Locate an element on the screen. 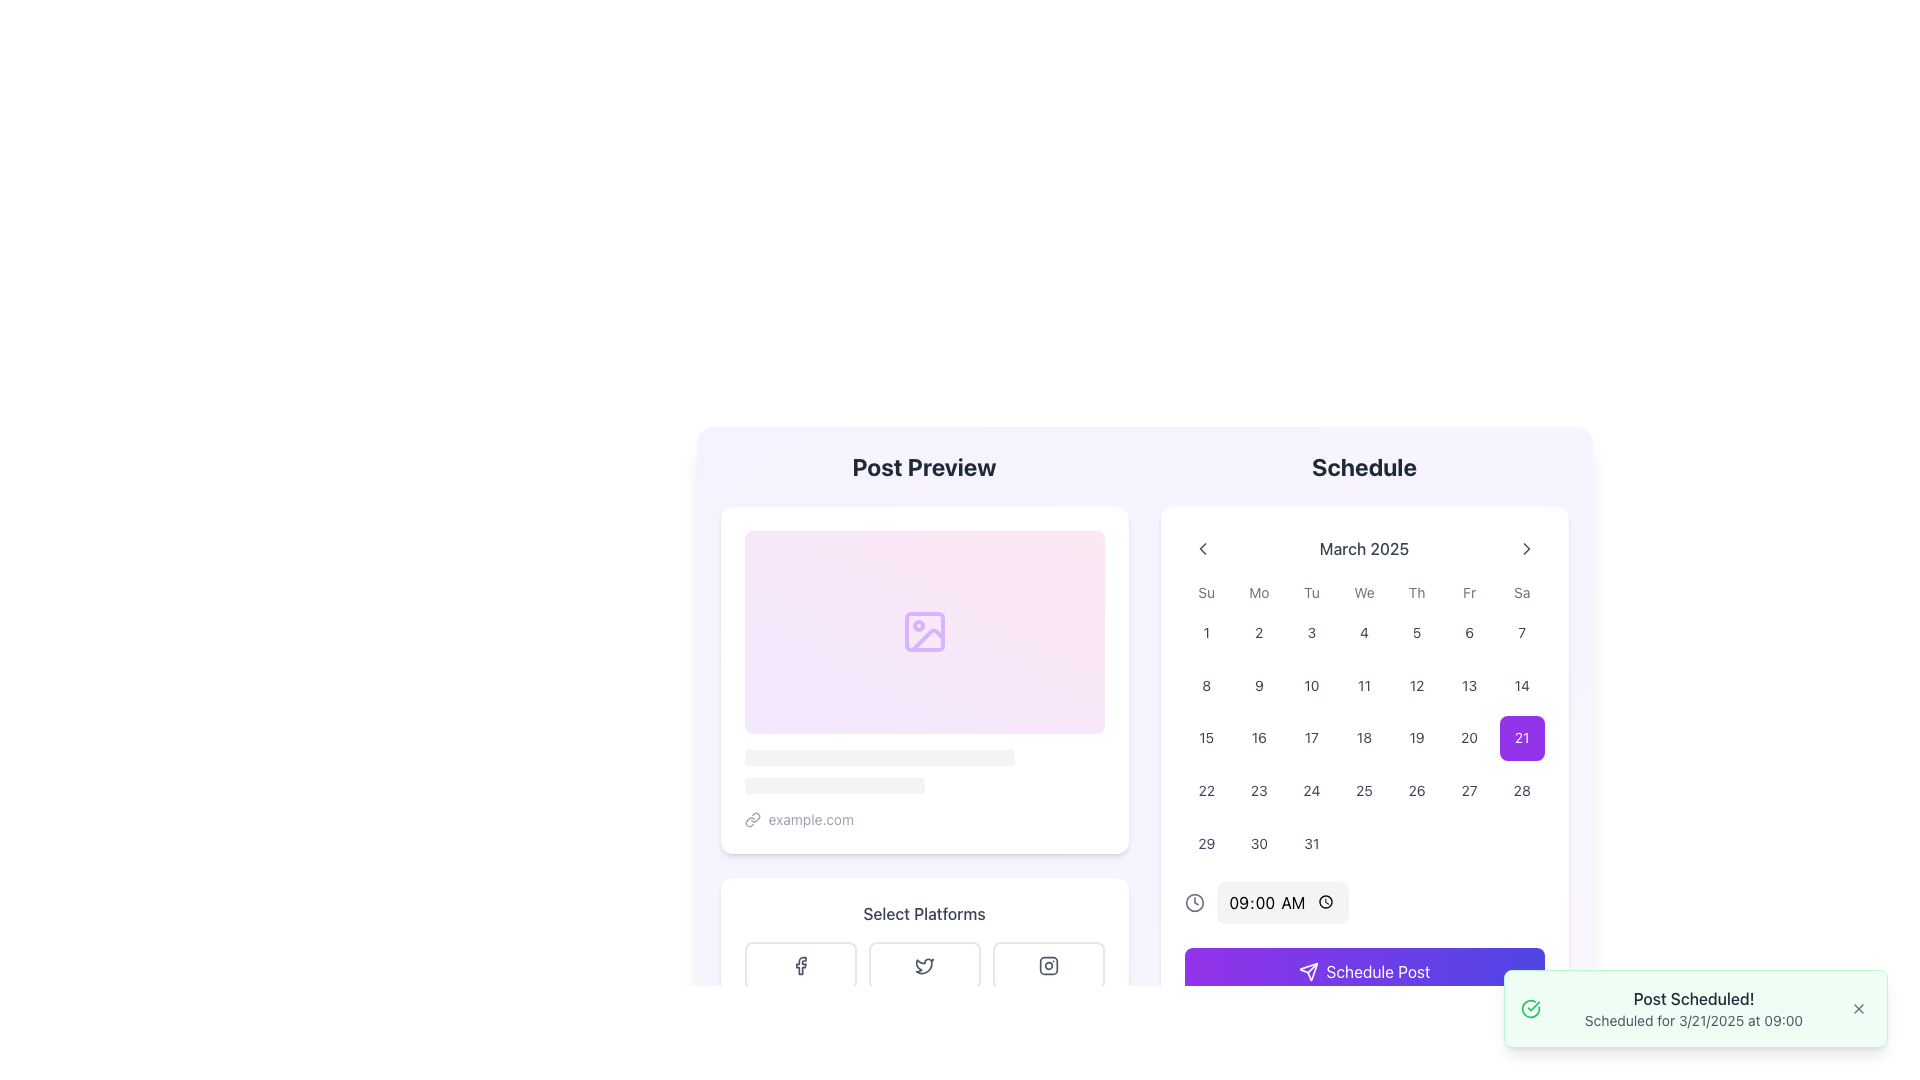 The image size is (1920, 1080). the chain link icon located in the bottom left corner of the 'Post Preview' card, which is the second item in a two-icon set is located at coordinates (754, 817).